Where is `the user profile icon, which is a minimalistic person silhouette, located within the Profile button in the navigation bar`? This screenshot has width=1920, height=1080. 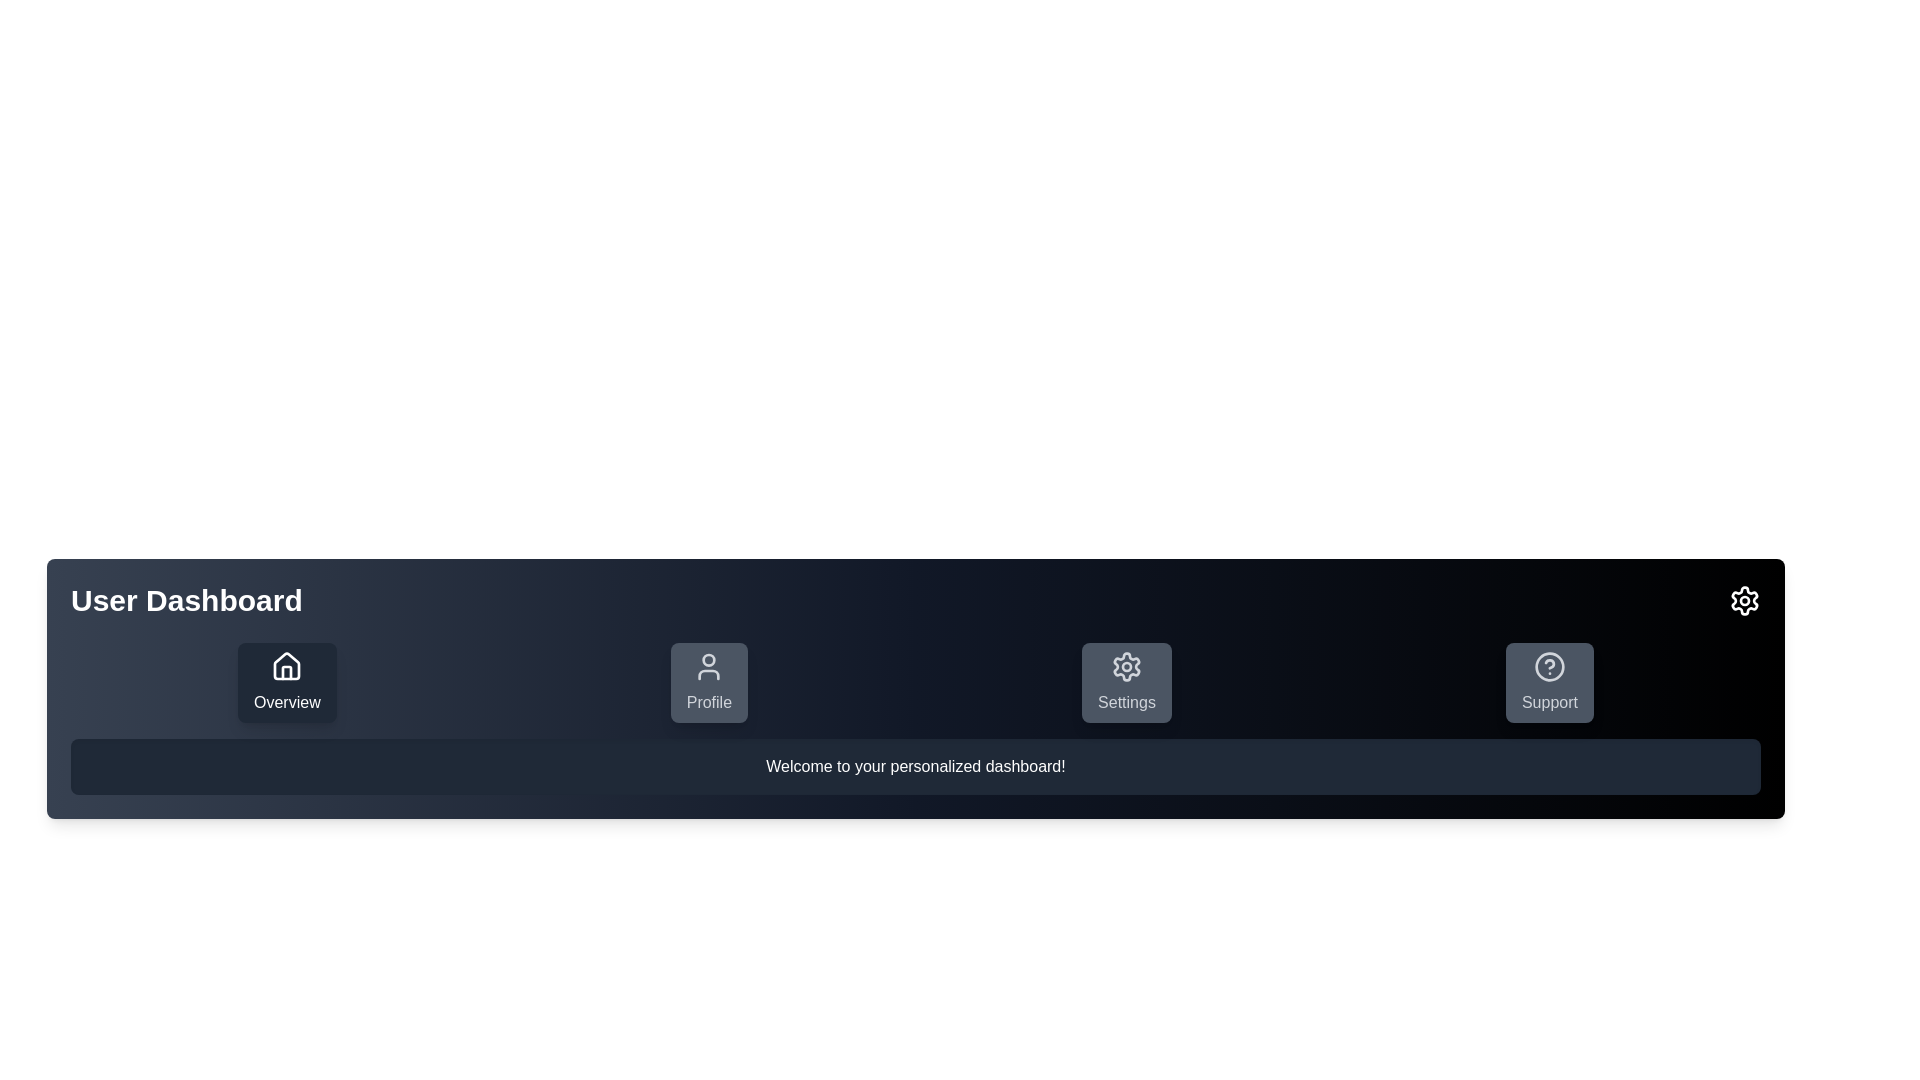
the user profile icon, which is a minimalistic person silhouette, located within the Profile button in the navigation bar is located at coordinates (709, 667).